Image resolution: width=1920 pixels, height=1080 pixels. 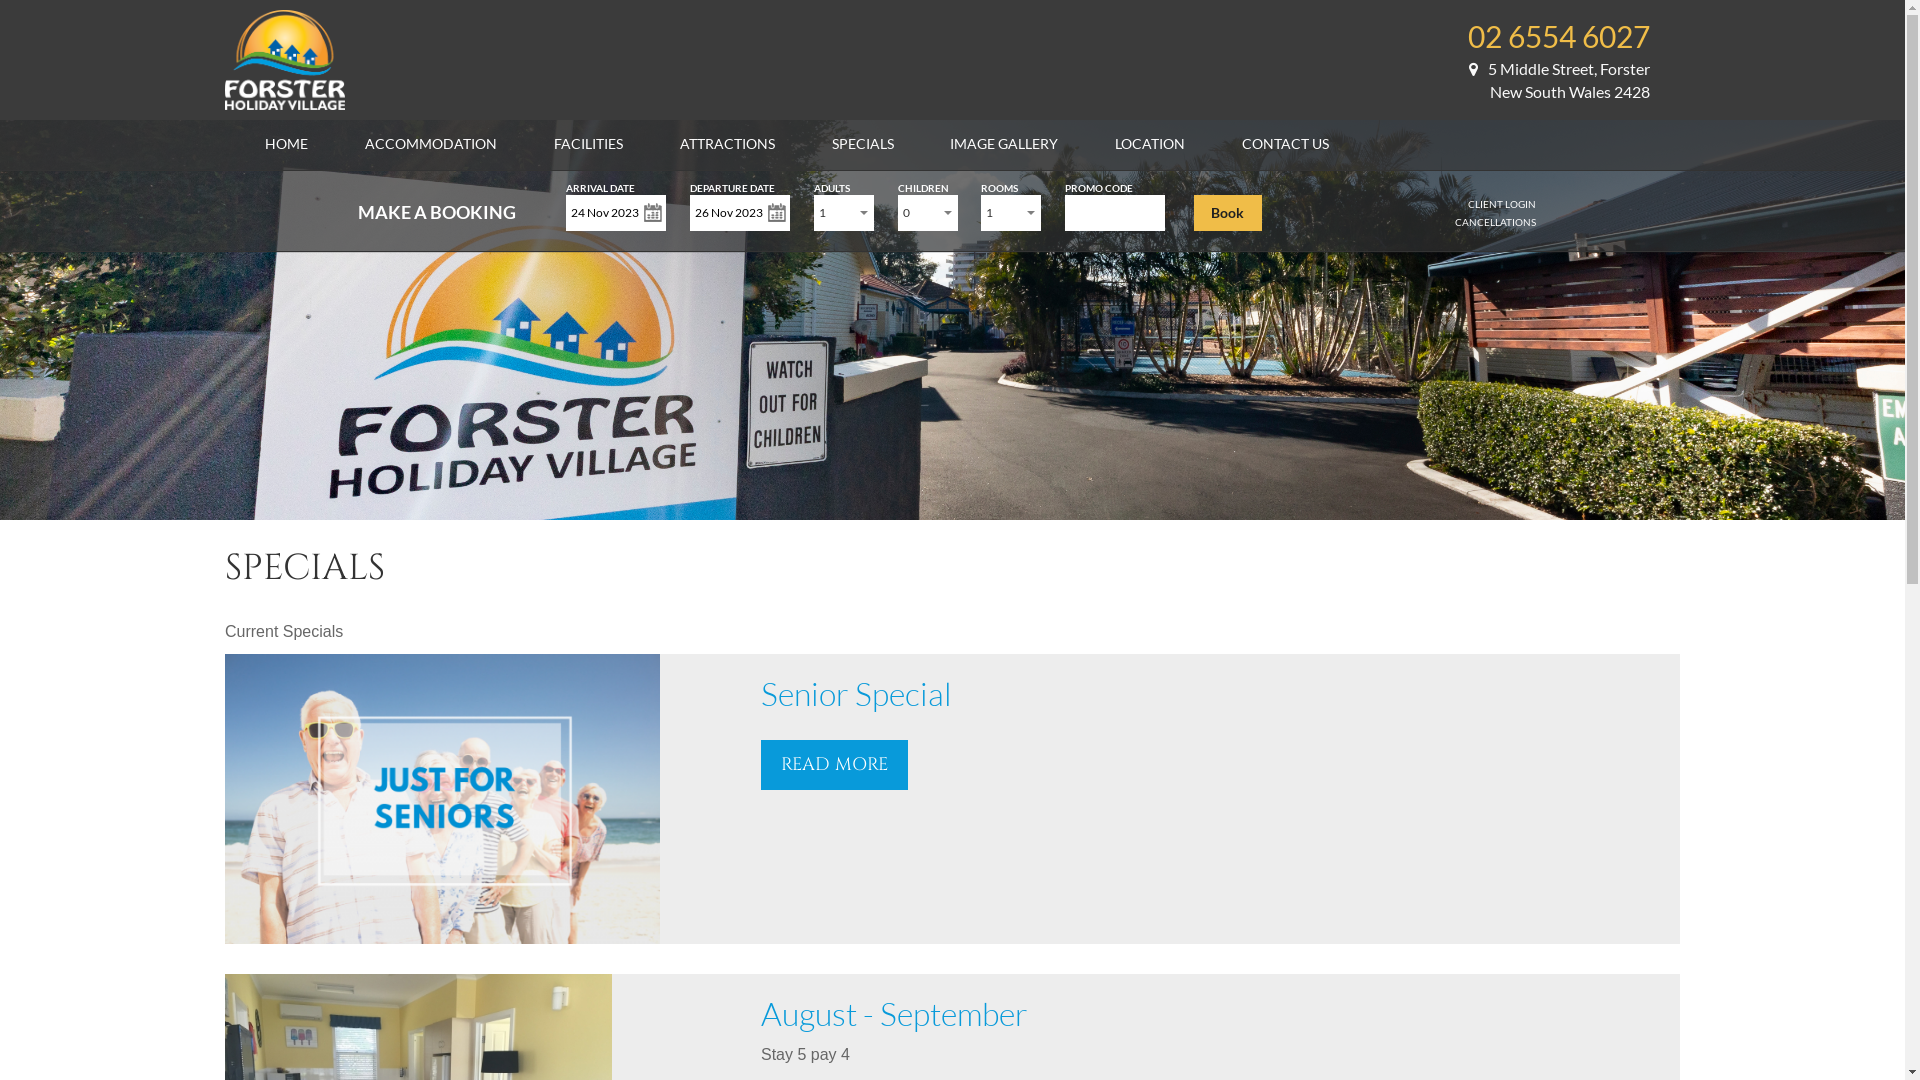 What do you see at coordinates (364, 142) in the screenshot?
I see `'ACCOMMODATION'` at bounding box center [364, 142].